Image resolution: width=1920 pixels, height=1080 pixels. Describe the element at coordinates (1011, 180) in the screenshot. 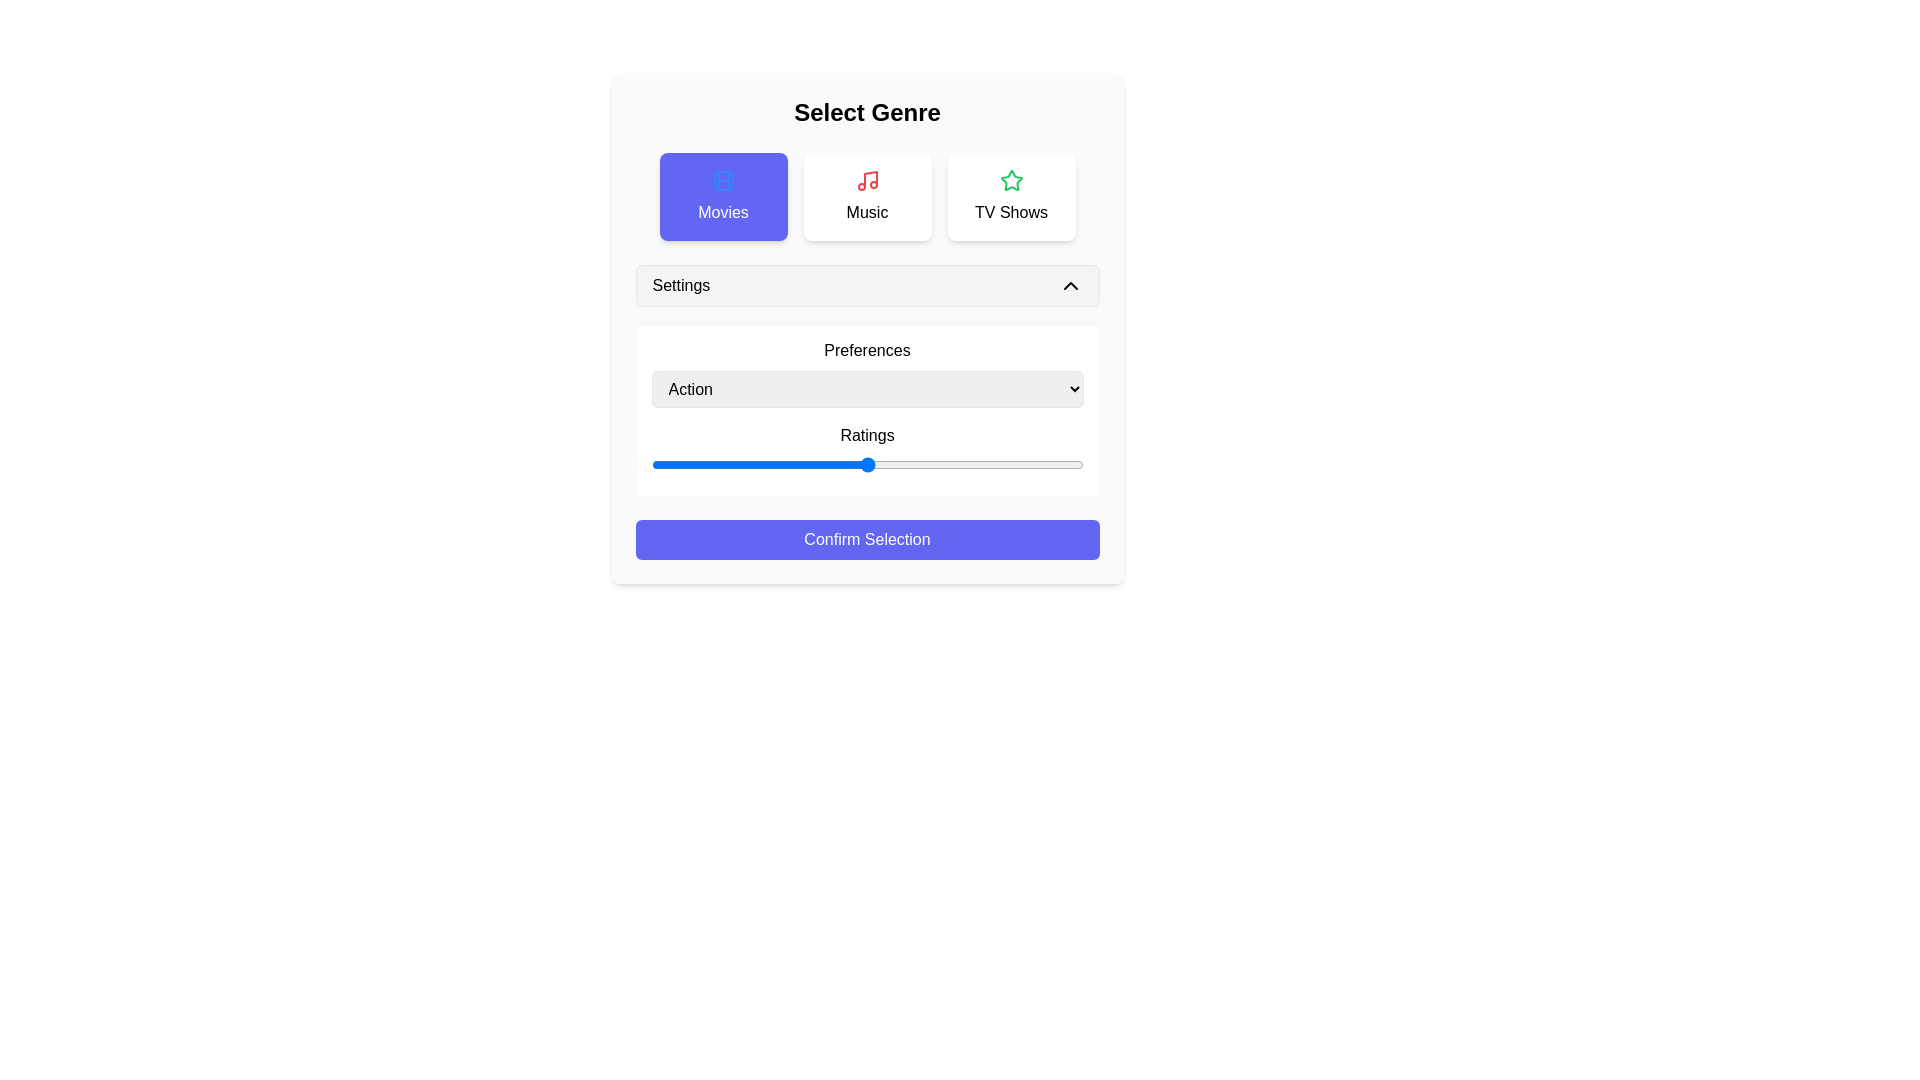

I see `the decorative icon associated with the 'TV Shows' option located in the top right section of the 'Select Genre' modal` at that location.